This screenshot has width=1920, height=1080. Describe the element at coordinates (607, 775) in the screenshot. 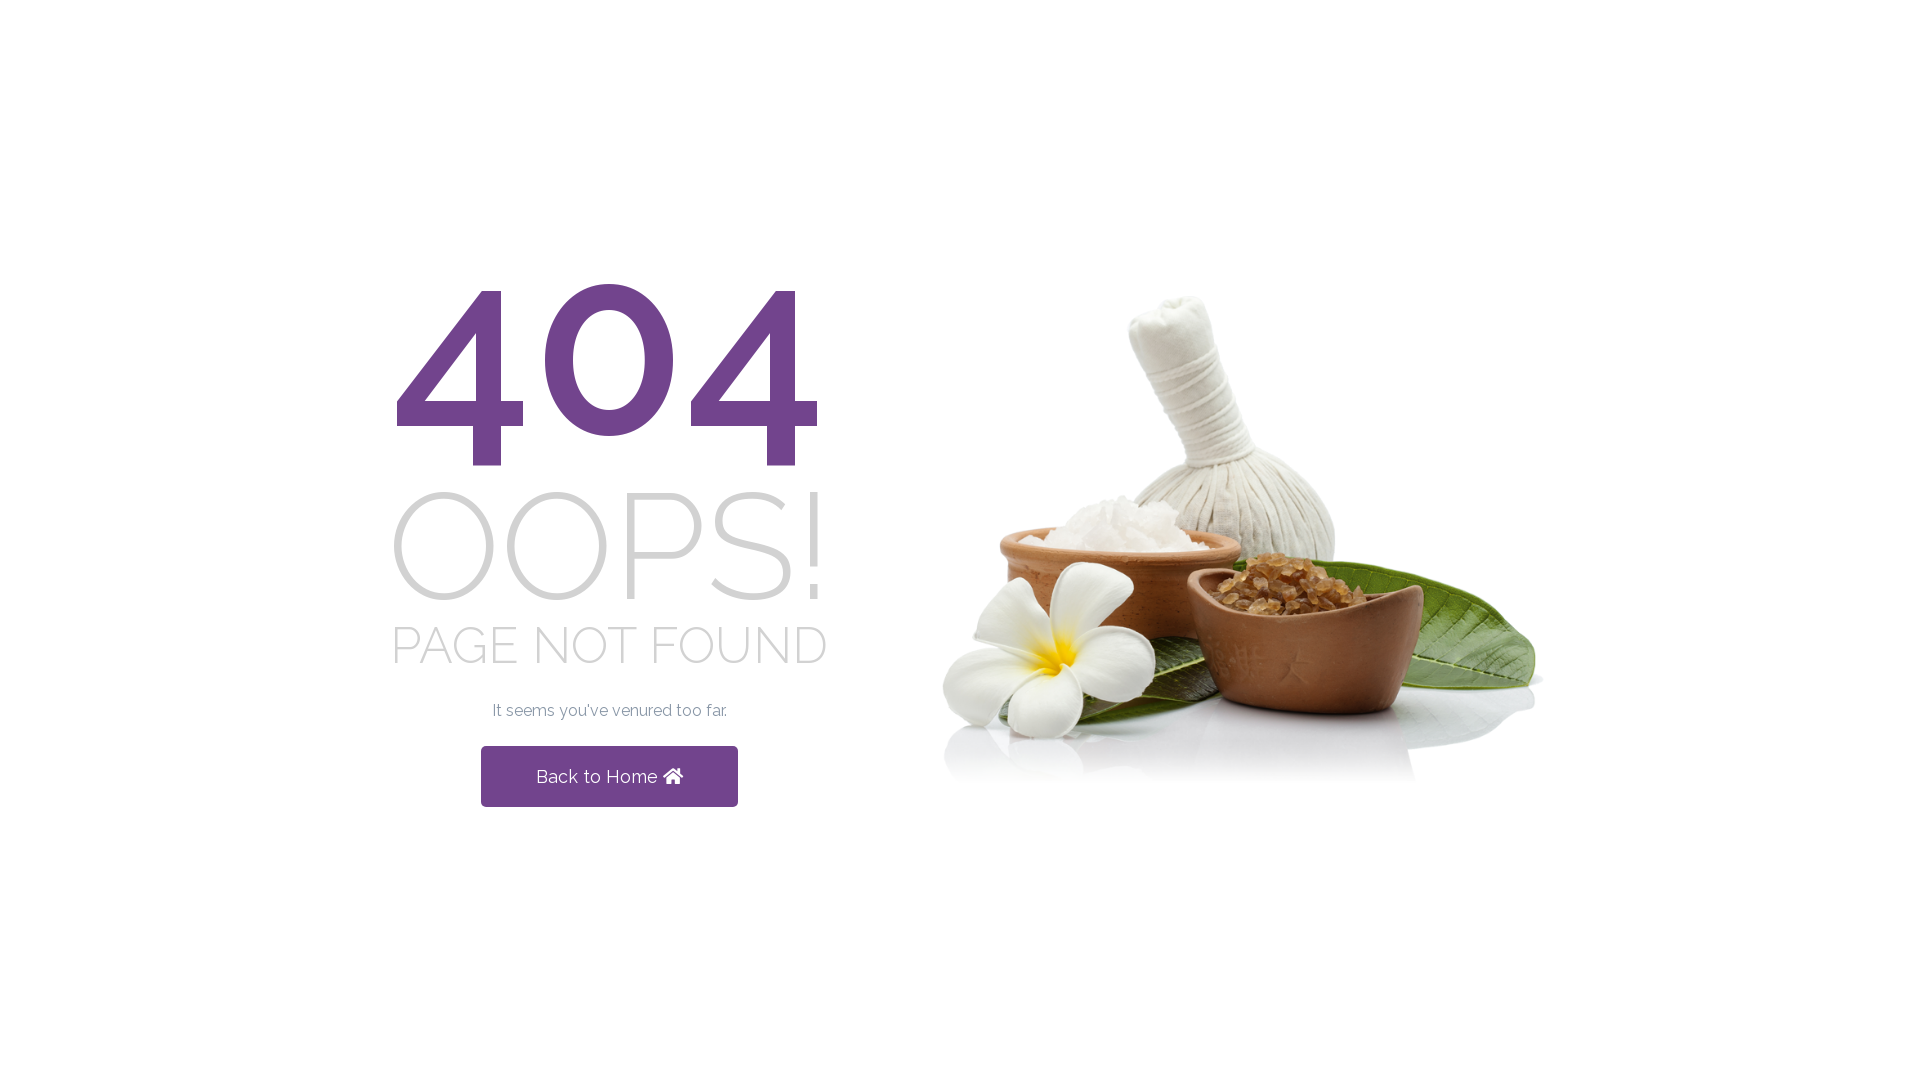

I see `'Back to Home'` at that location.